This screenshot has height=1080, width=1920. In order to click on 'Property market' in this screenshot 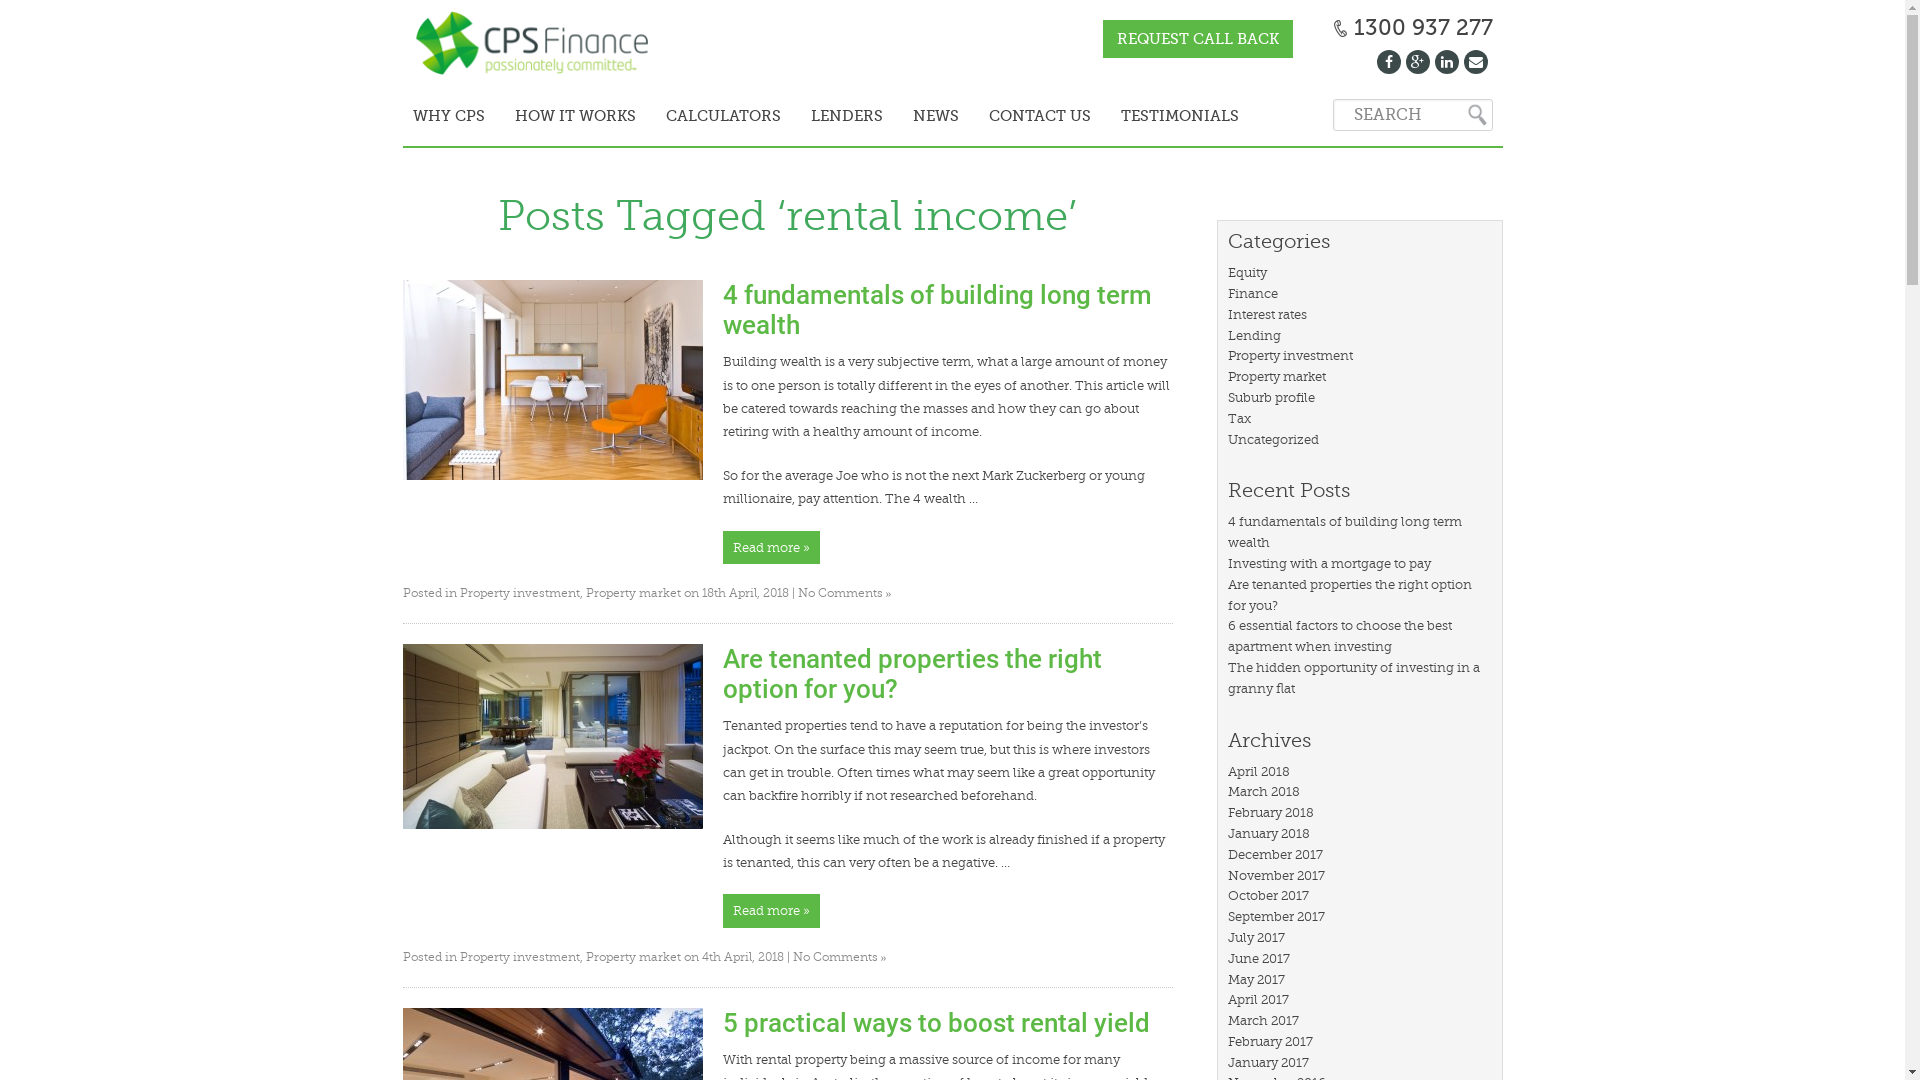, I will do `click(632, 955)`.